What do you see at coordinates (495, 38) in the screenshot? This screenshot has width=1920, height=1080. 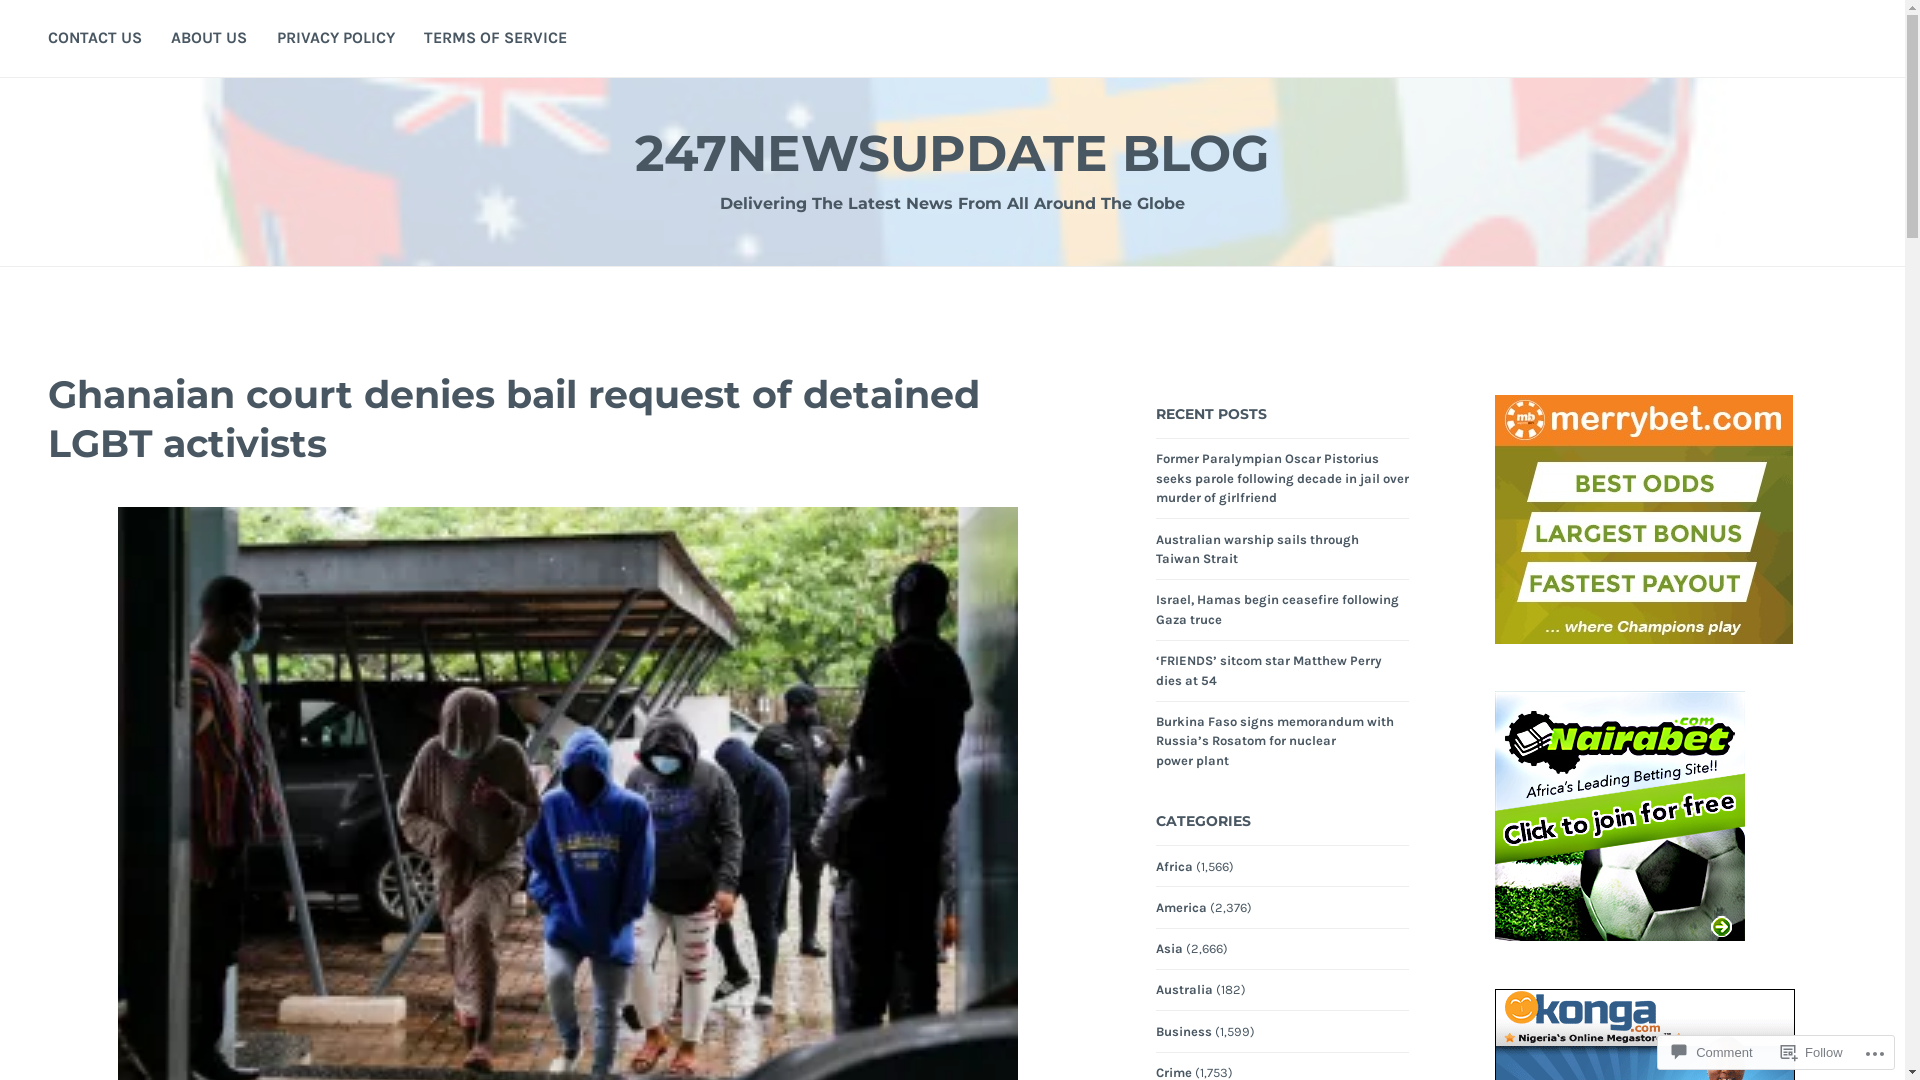 I see `'TERMS OF SERVICE'` at bounding box center [495, 38].